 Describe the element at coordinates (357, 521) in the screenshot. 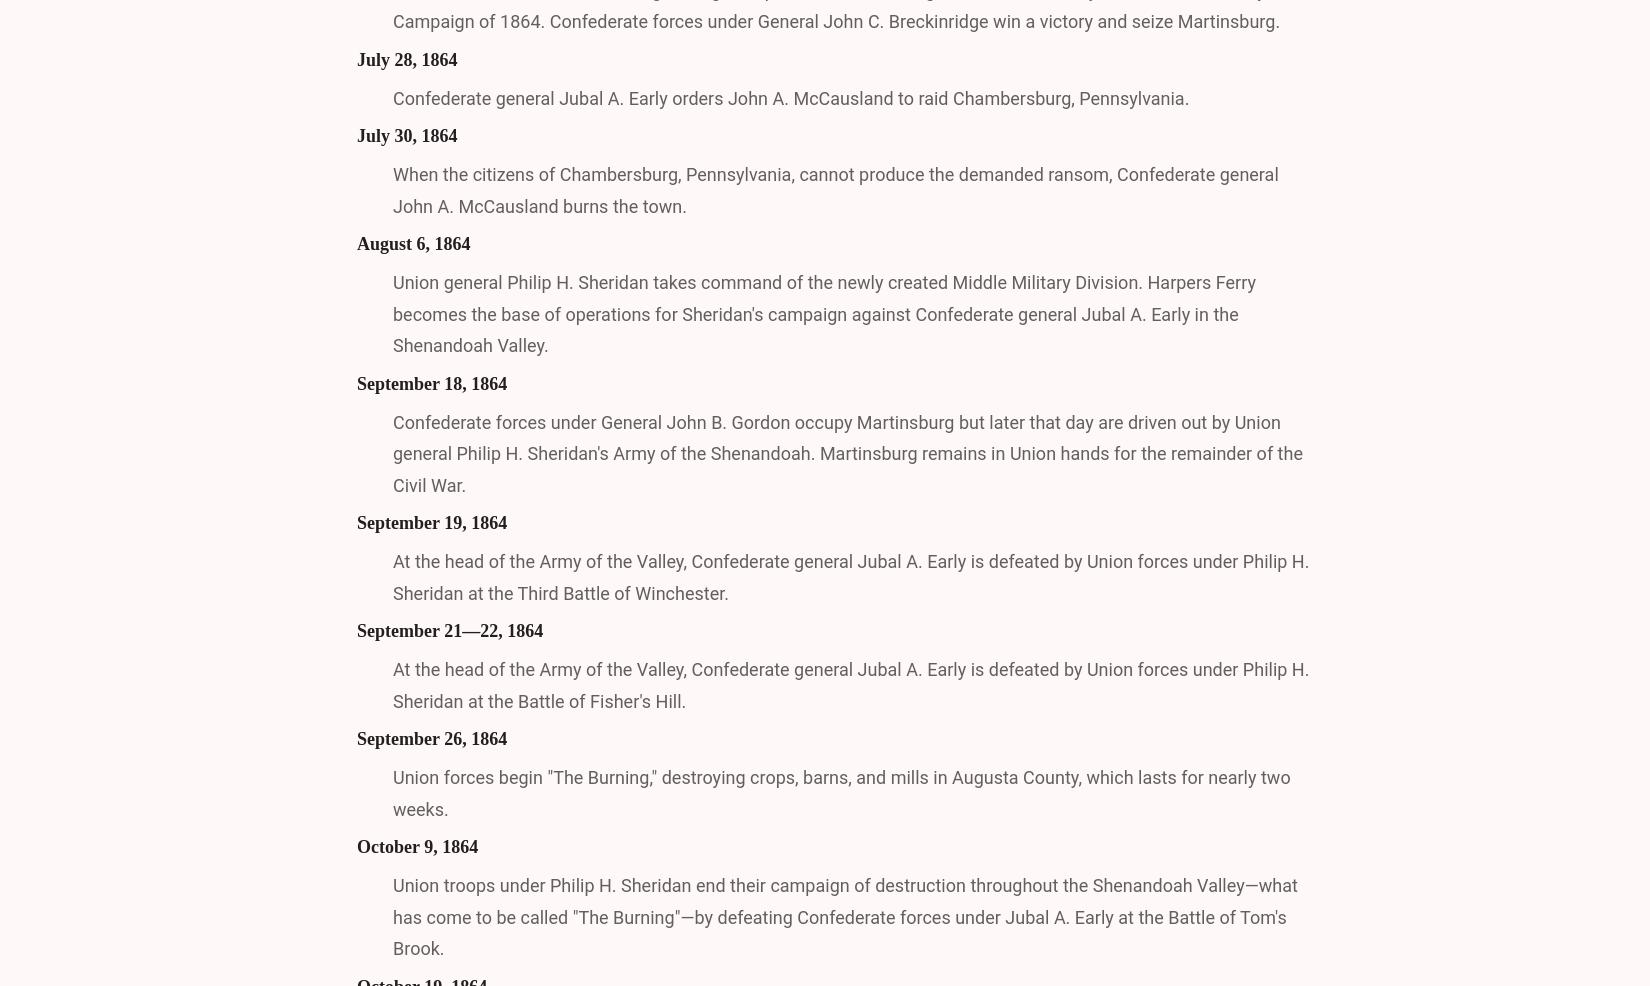

I see `'September 19, 1864'` at that location.